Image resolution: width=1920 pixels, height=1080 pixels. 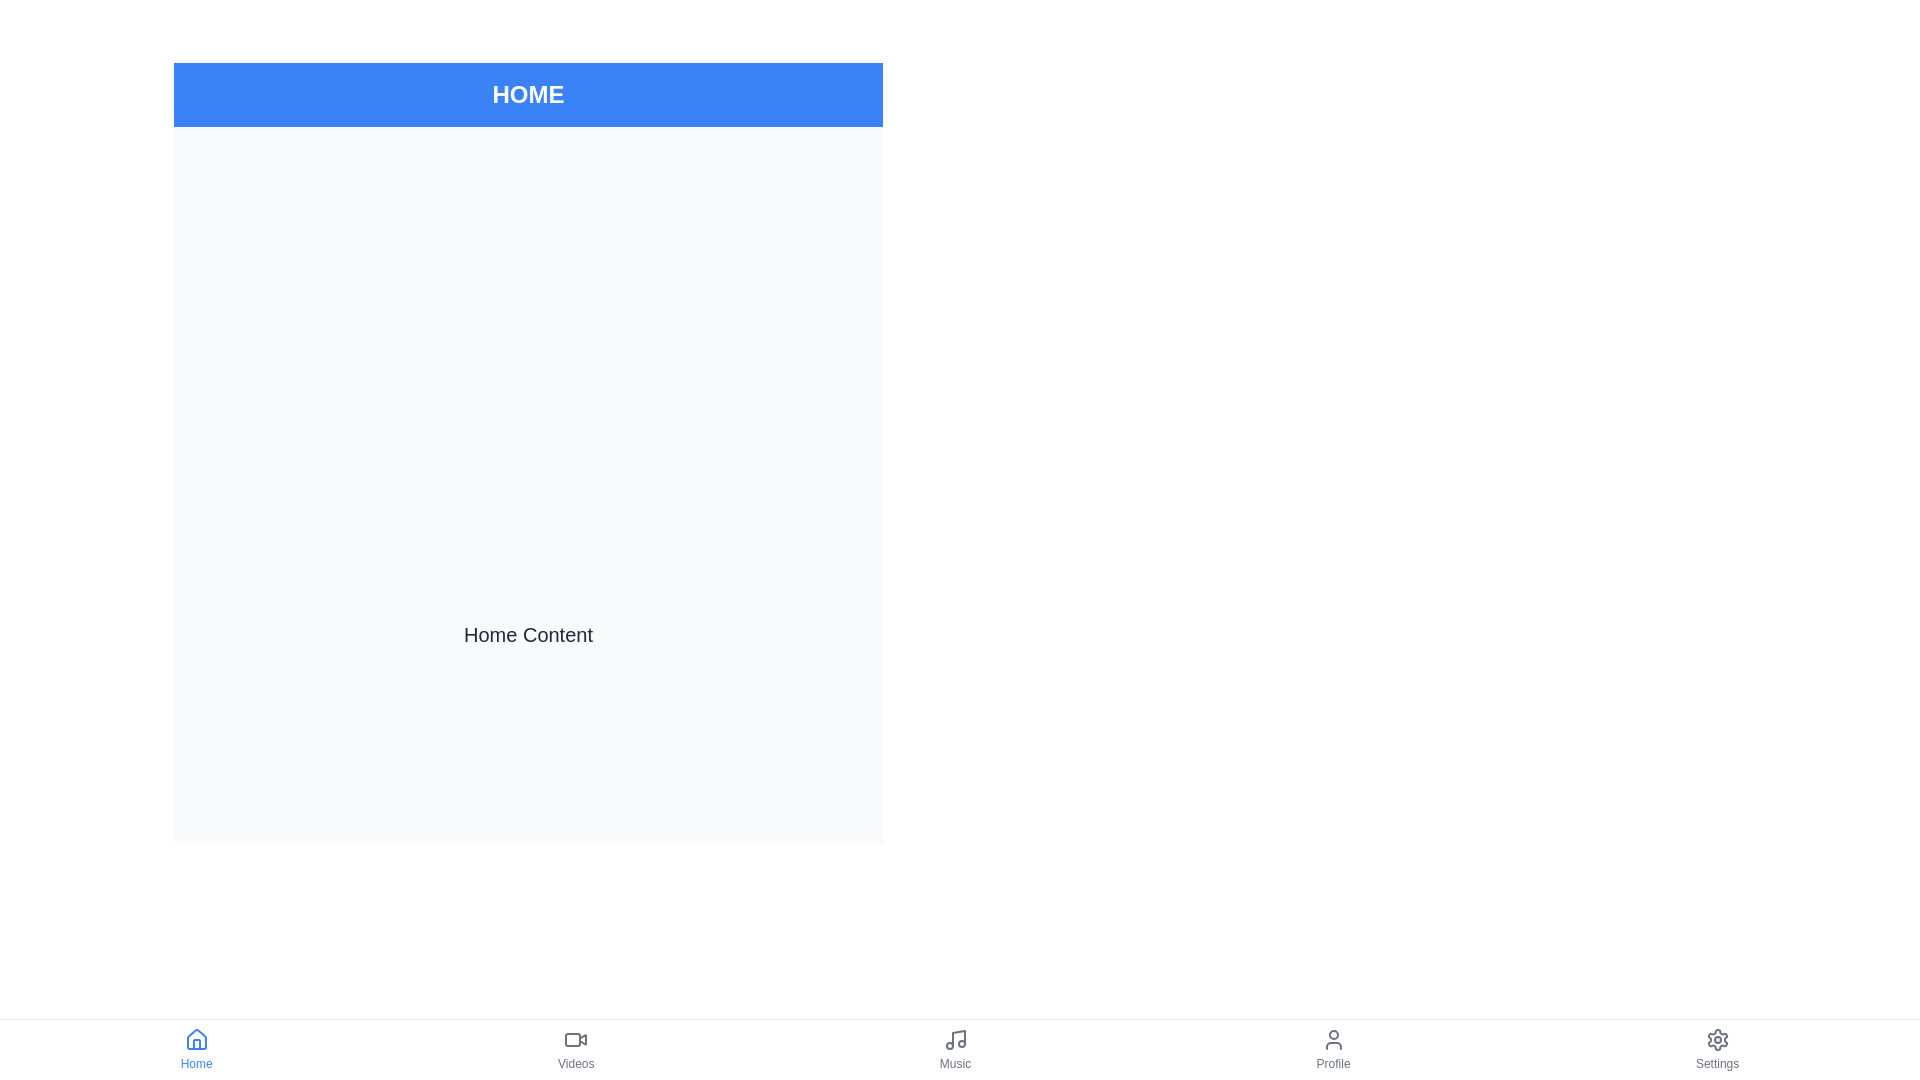 What do you see at coordinates (957, 1037) in the screenshot?
I see `the primary vertical line of the music note icon in the Music tab of the bottom navigation bar` at bounding box center [957, 1037].